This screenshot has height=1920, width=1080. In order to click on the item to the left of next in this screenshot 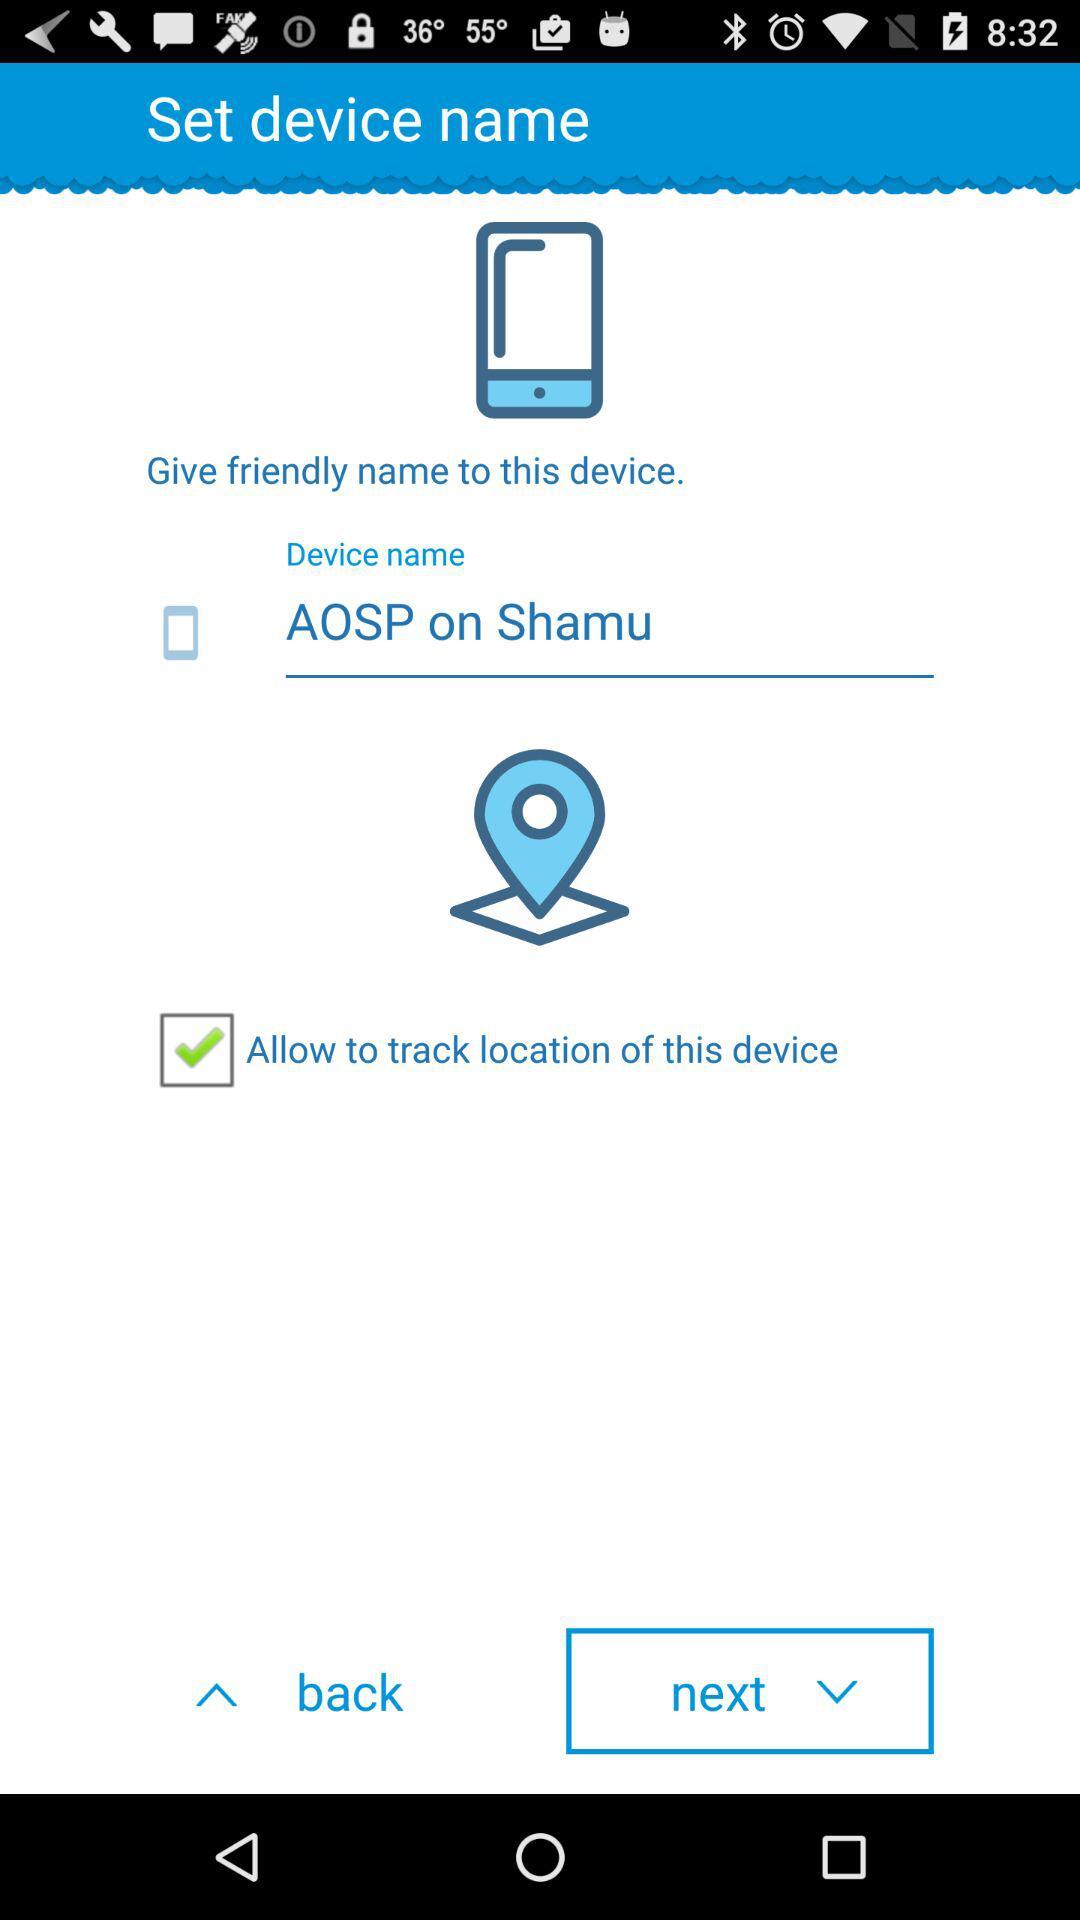, I will do `click(329, 1690)`.